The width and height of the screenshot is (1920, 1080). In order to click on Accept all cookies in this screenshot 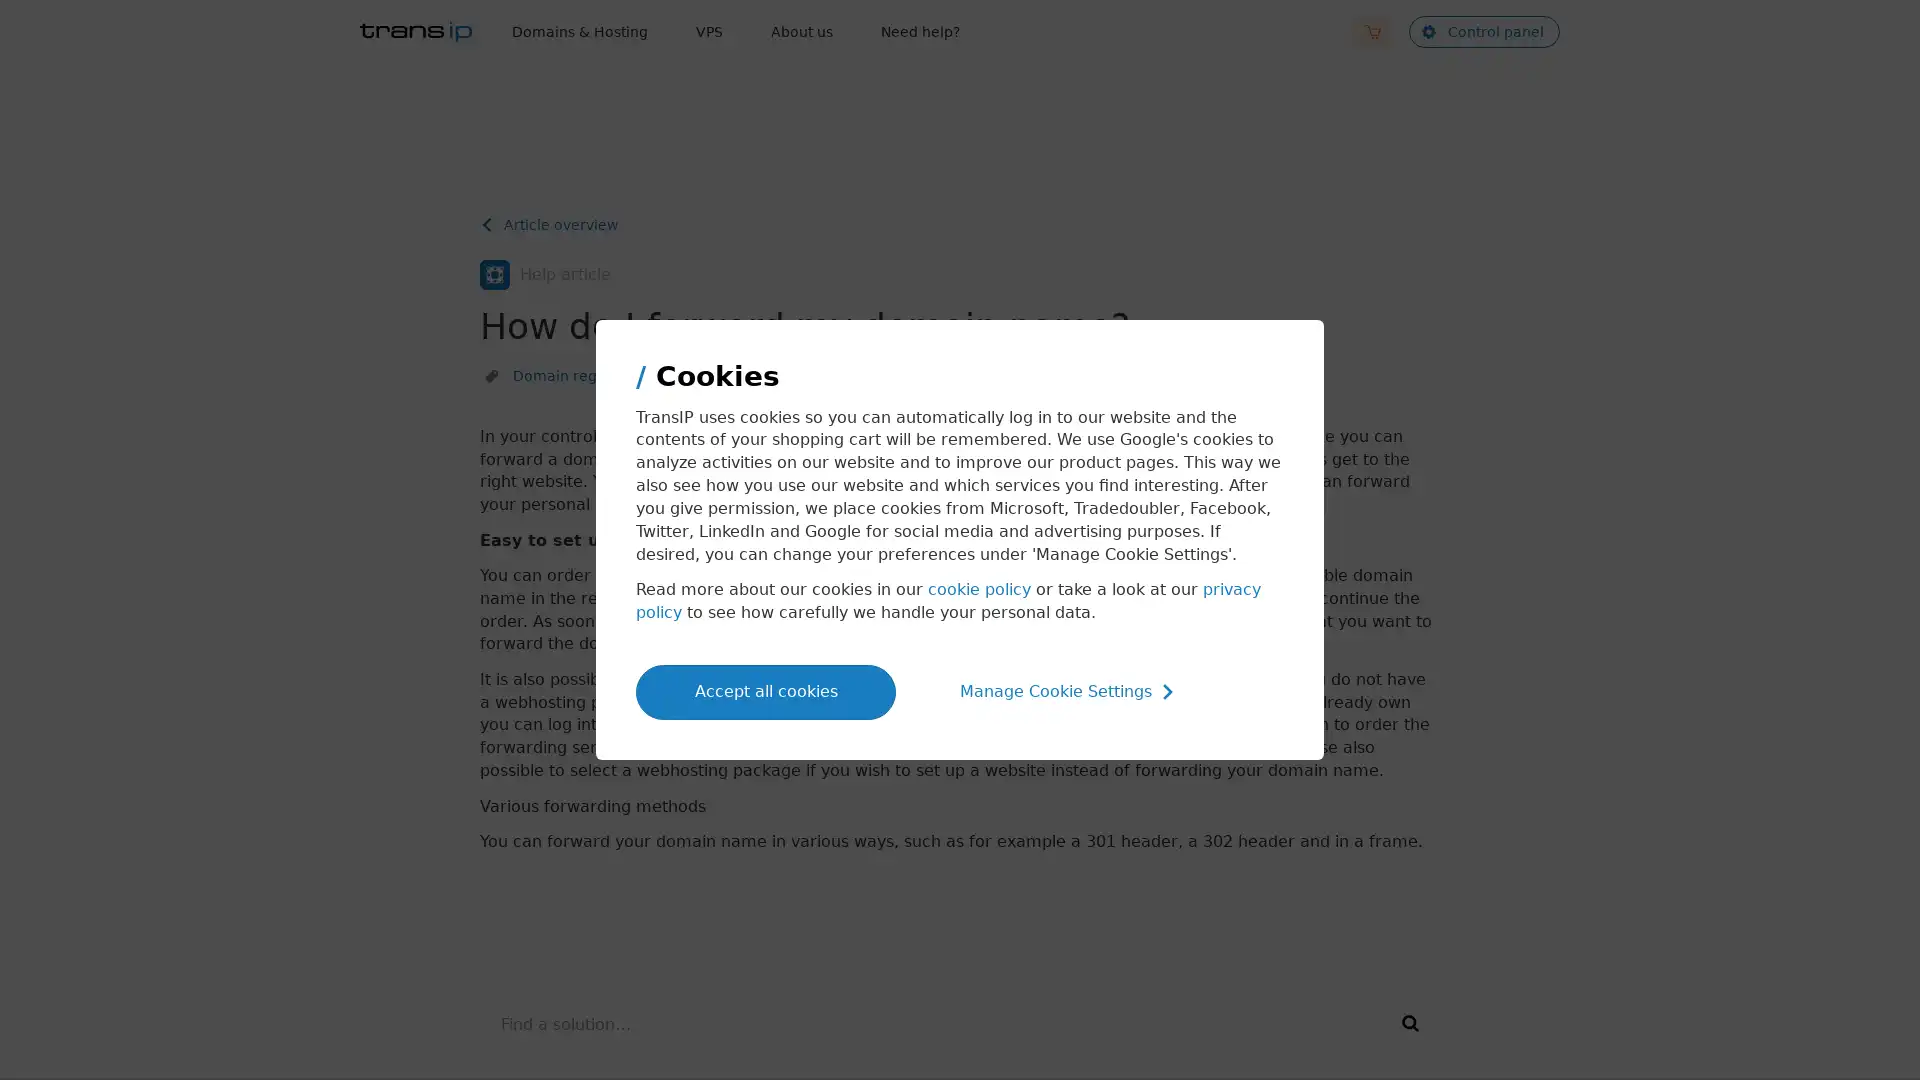, I will do `click(765, 690)`.